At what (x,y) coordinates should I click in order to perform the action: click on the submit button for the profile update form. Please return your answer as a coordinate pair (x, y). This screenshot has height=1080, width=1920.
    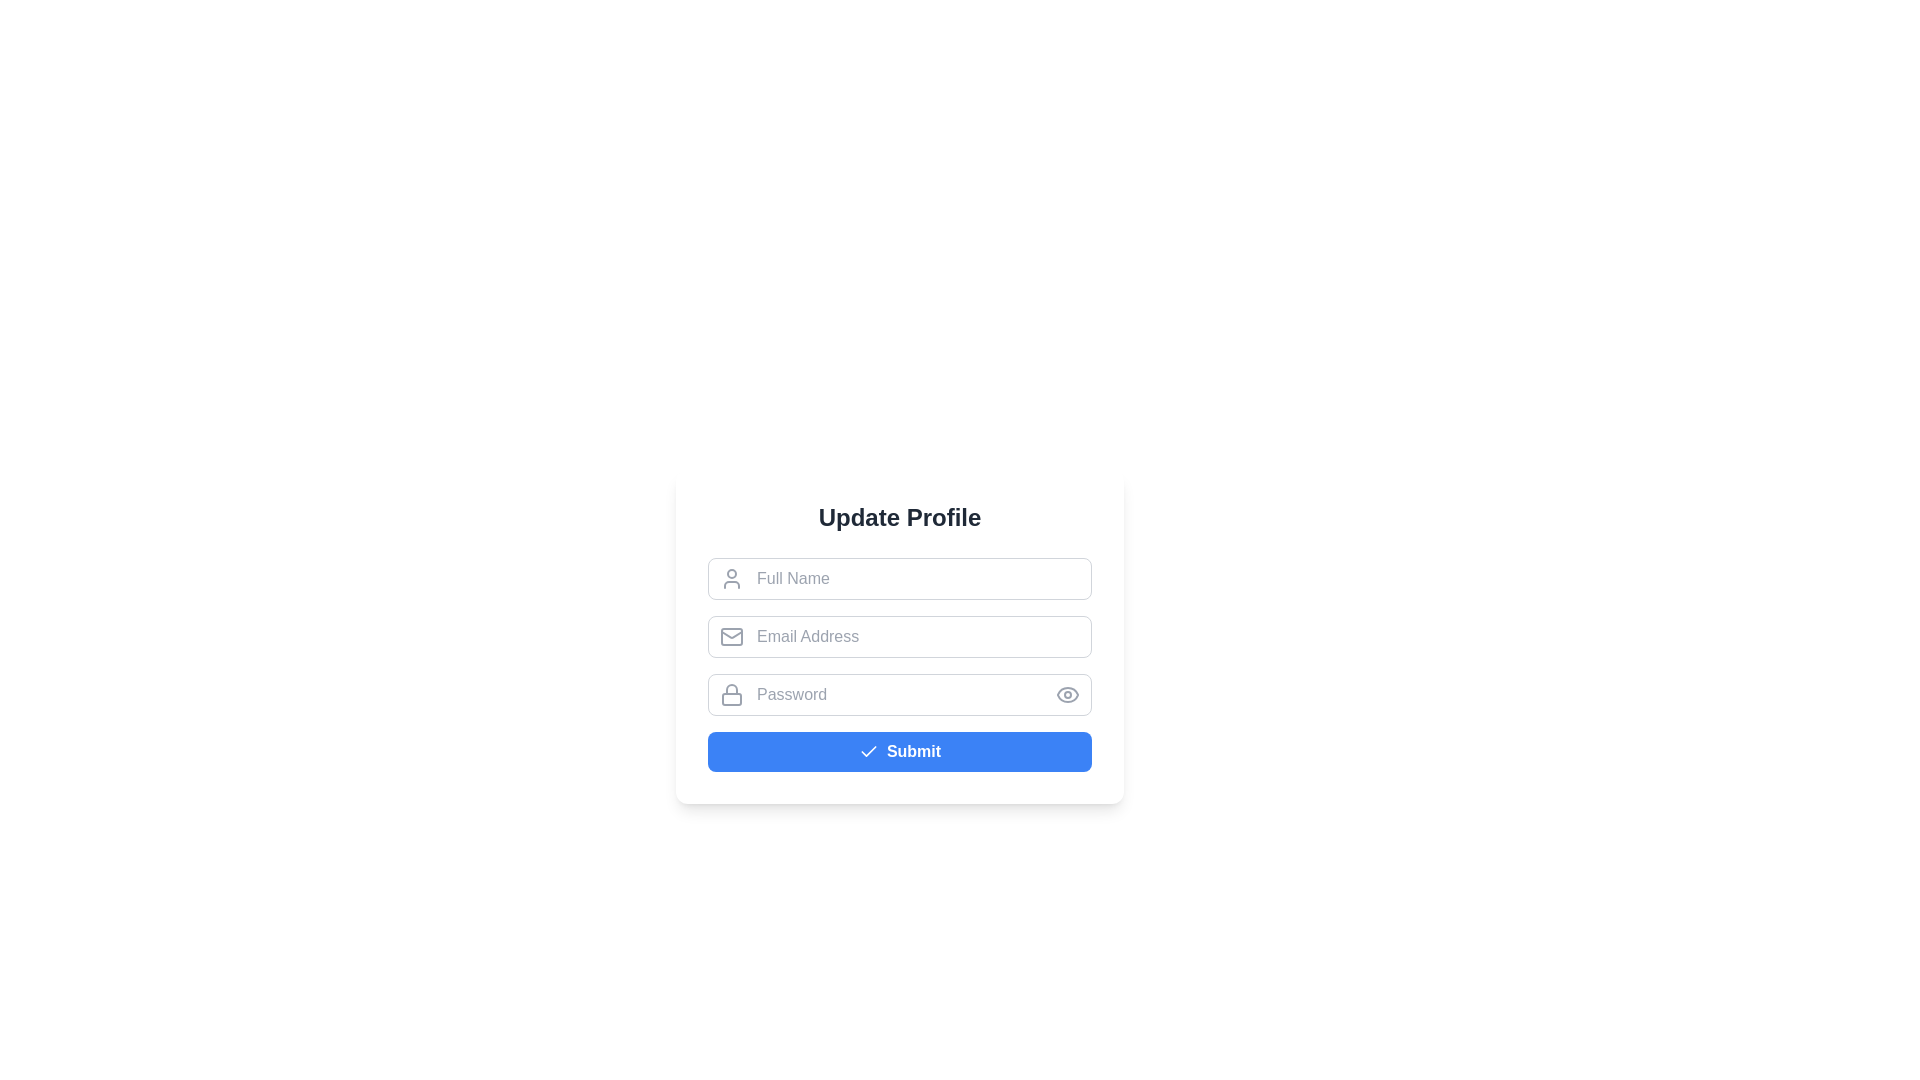
    Looking at the image, I should click on (899, 752).